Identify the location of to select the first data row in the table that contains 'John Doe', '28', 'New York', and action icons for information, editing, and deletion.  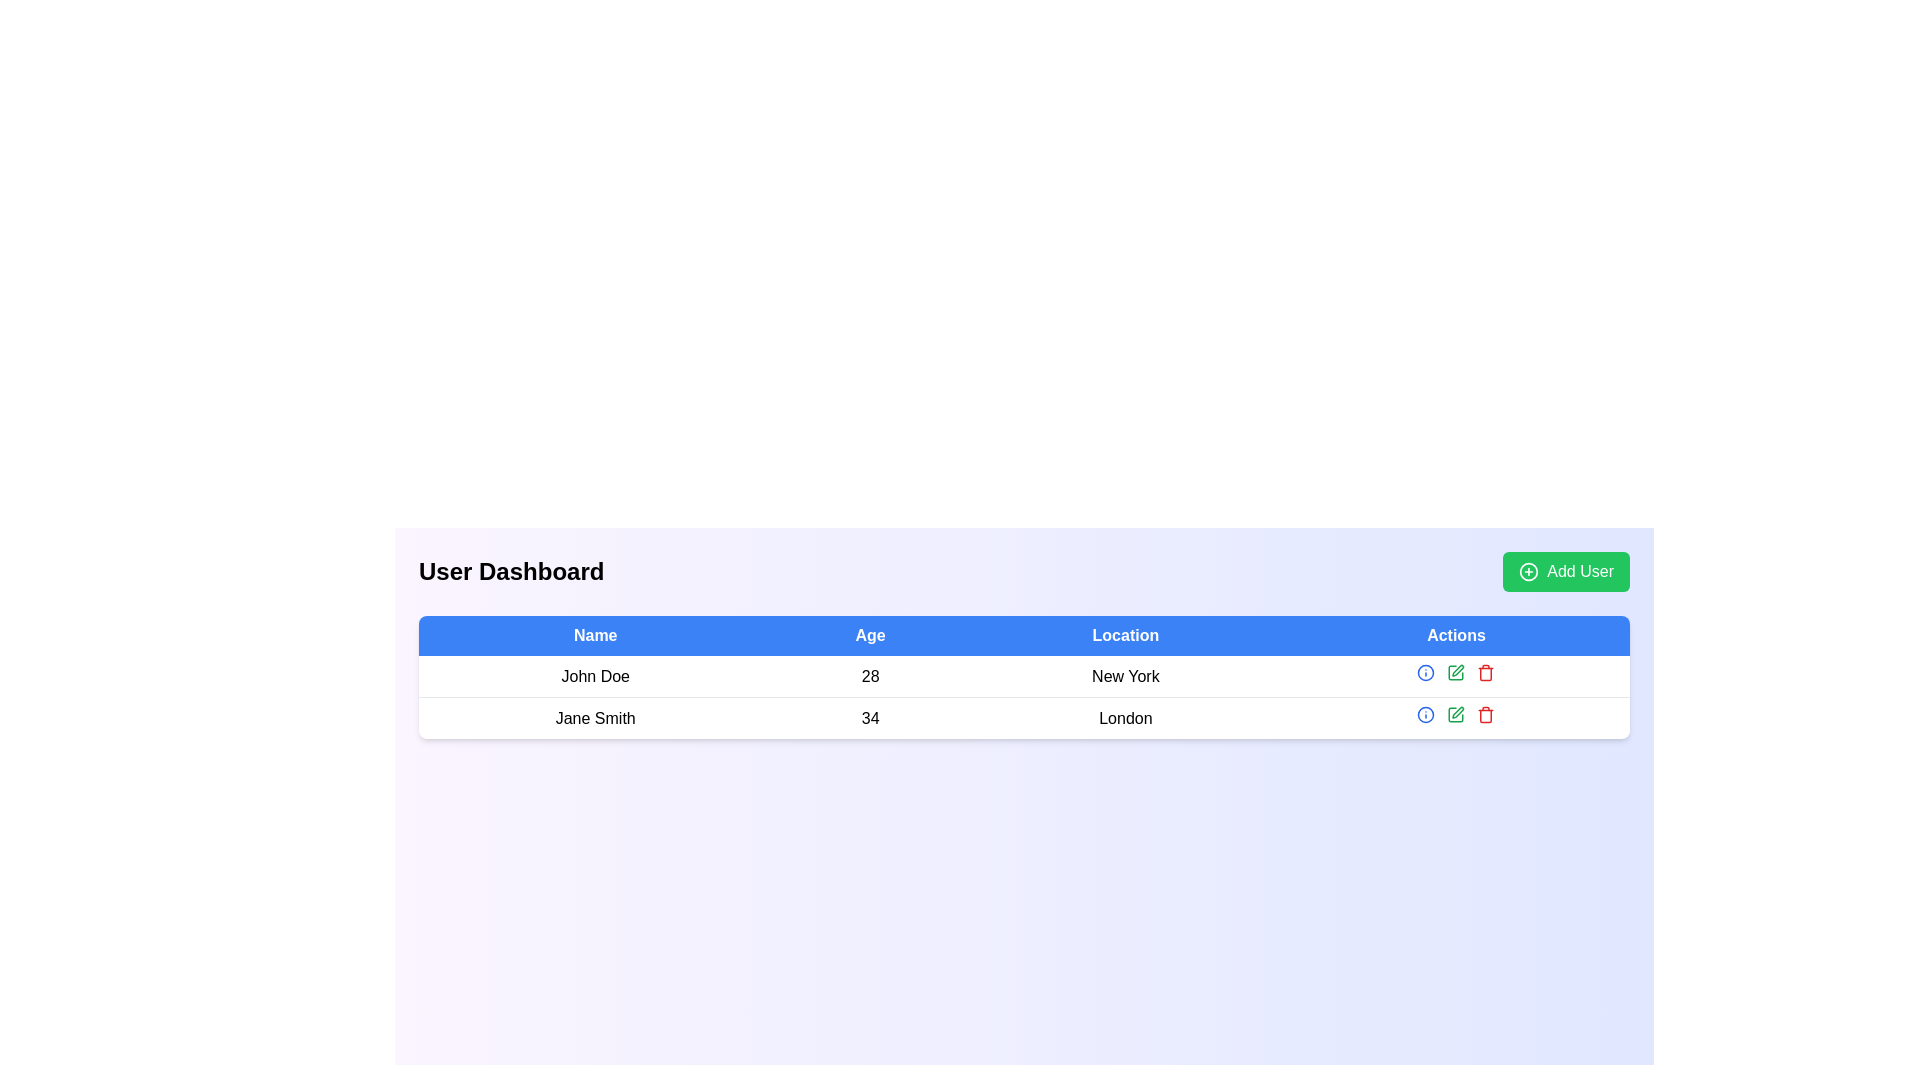
(1024, 696).